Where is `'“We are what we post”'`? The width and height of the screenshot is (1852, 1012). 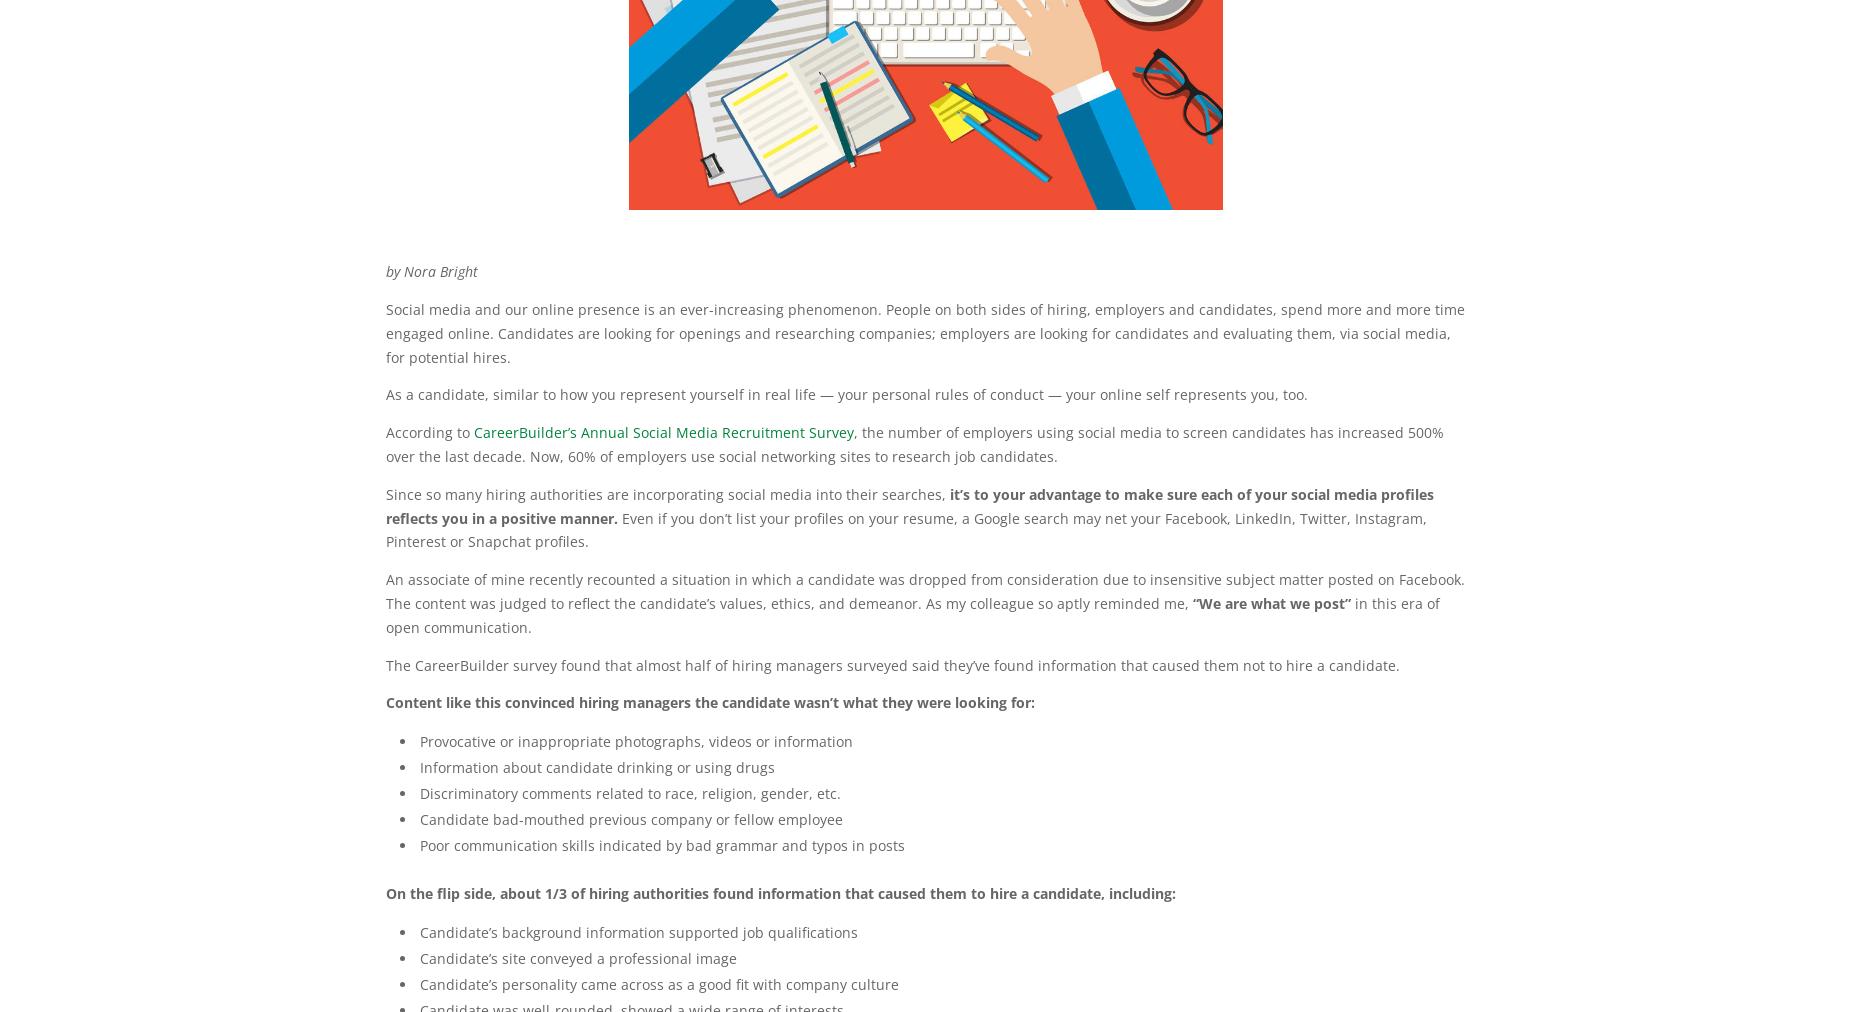
'“We are what we post”' is located at coordinates (1271, 602).